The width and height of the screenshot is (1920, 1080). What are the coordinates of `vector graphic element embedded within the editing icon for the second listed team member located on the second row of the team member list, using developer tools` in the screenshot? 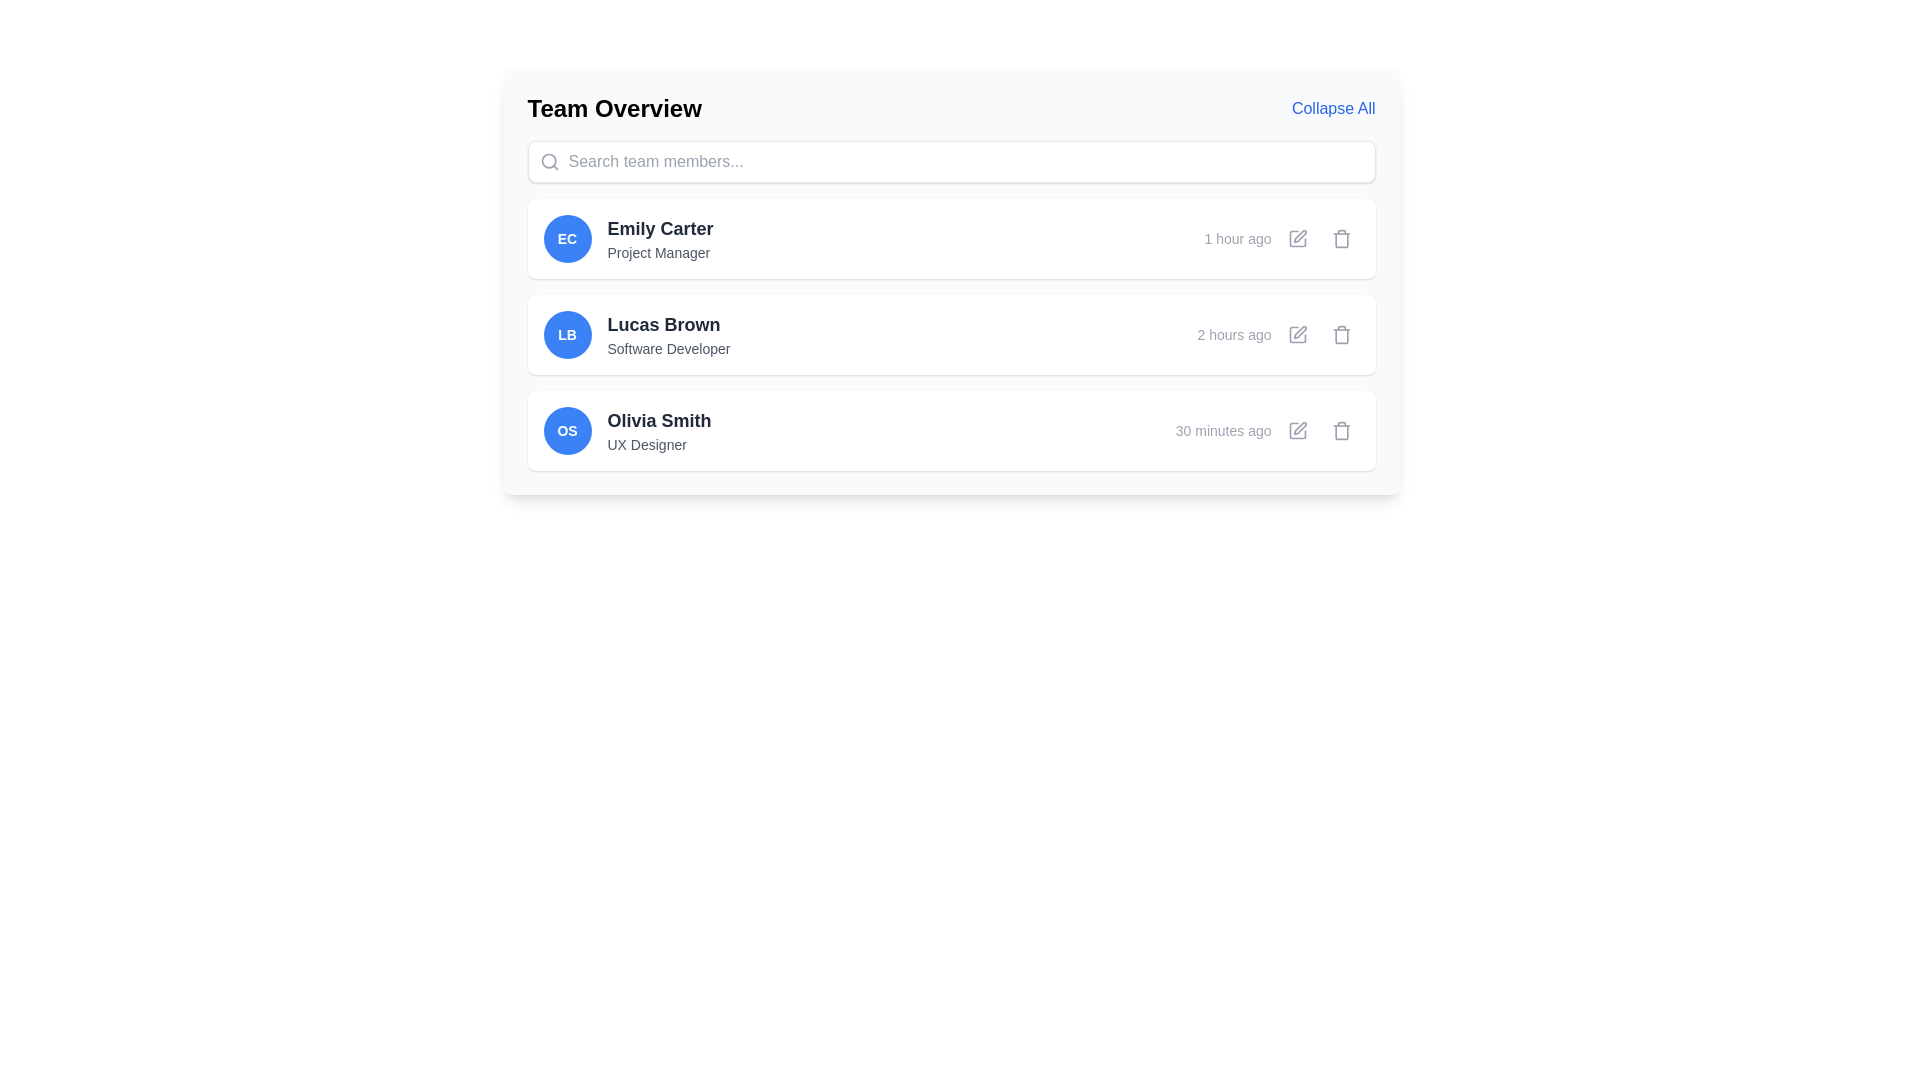 It's located at (1297, 334).